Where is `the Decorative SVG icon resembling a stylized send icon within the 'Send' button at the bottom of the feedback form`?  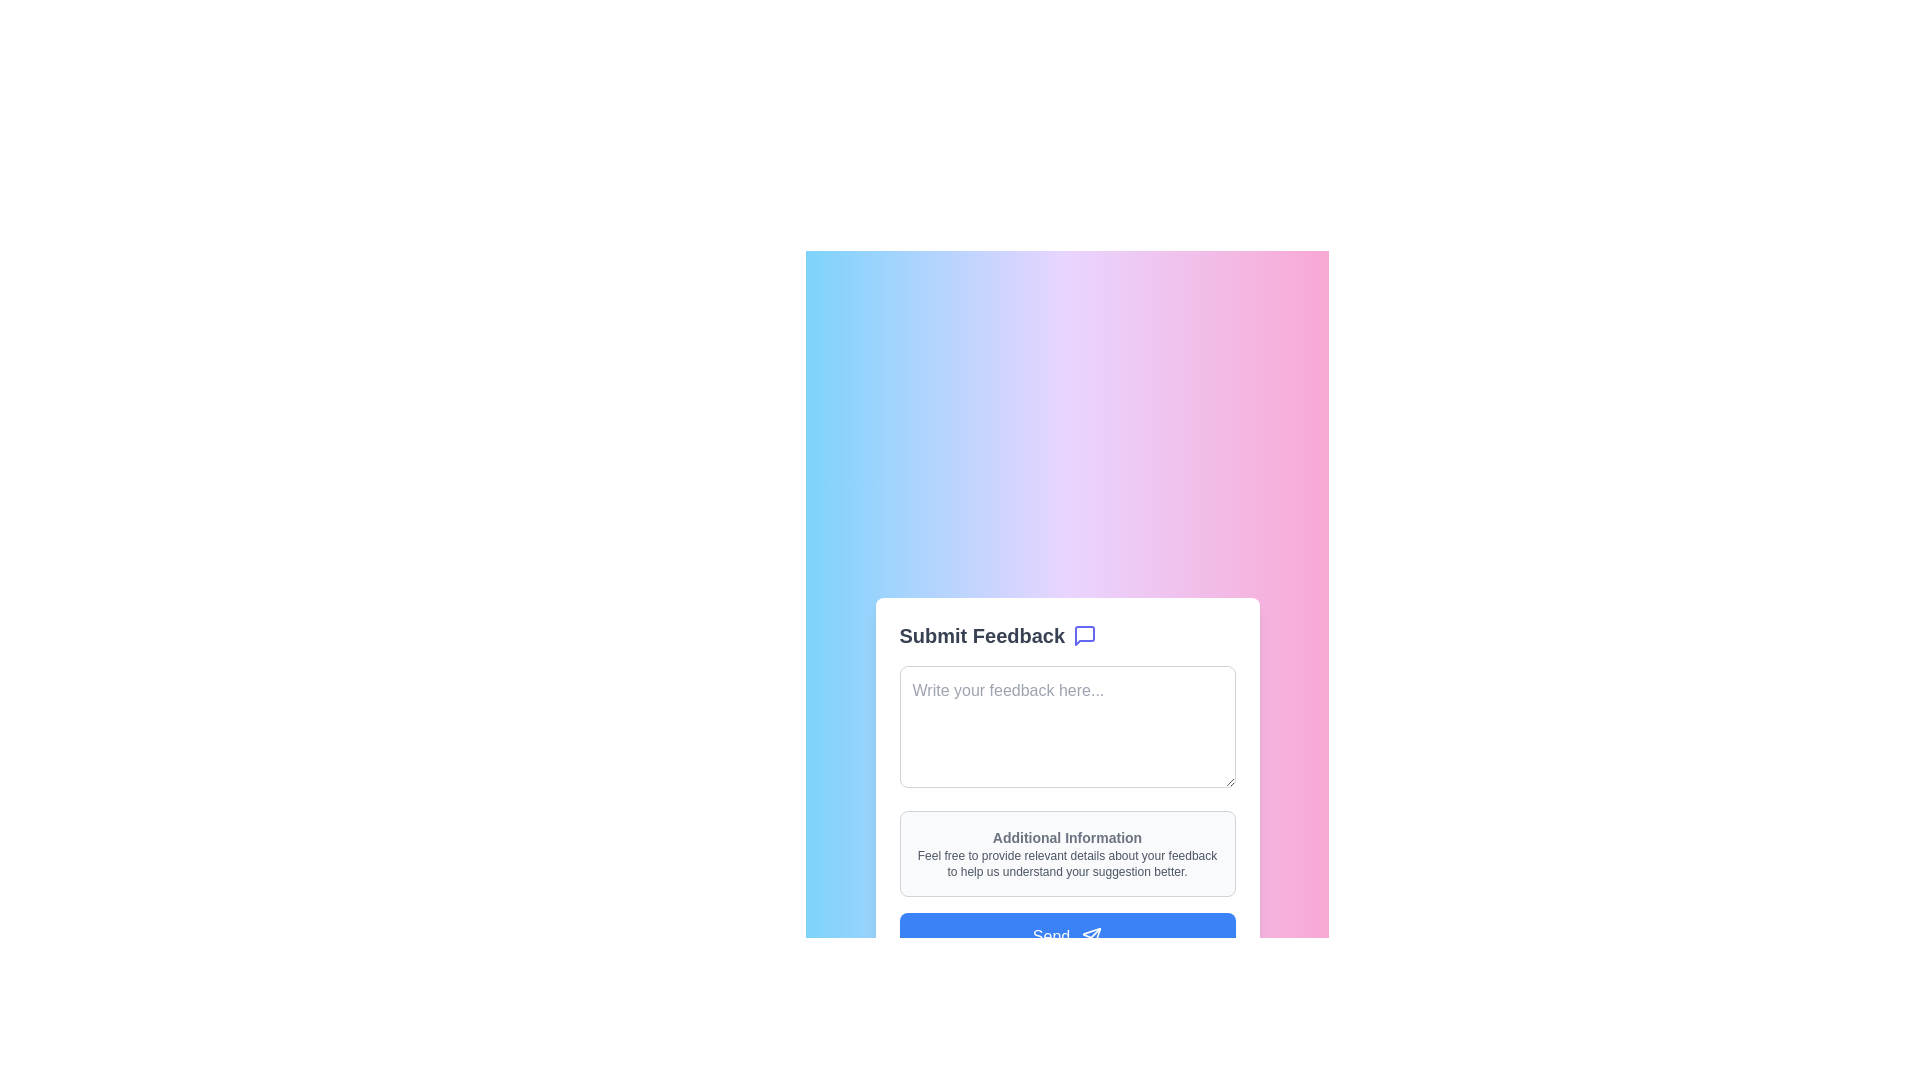
the Decorative SVG icon resembling a stylized send icon within the 'Send' button at the bottom of the feedback form is located at coordinates (1091, 936).